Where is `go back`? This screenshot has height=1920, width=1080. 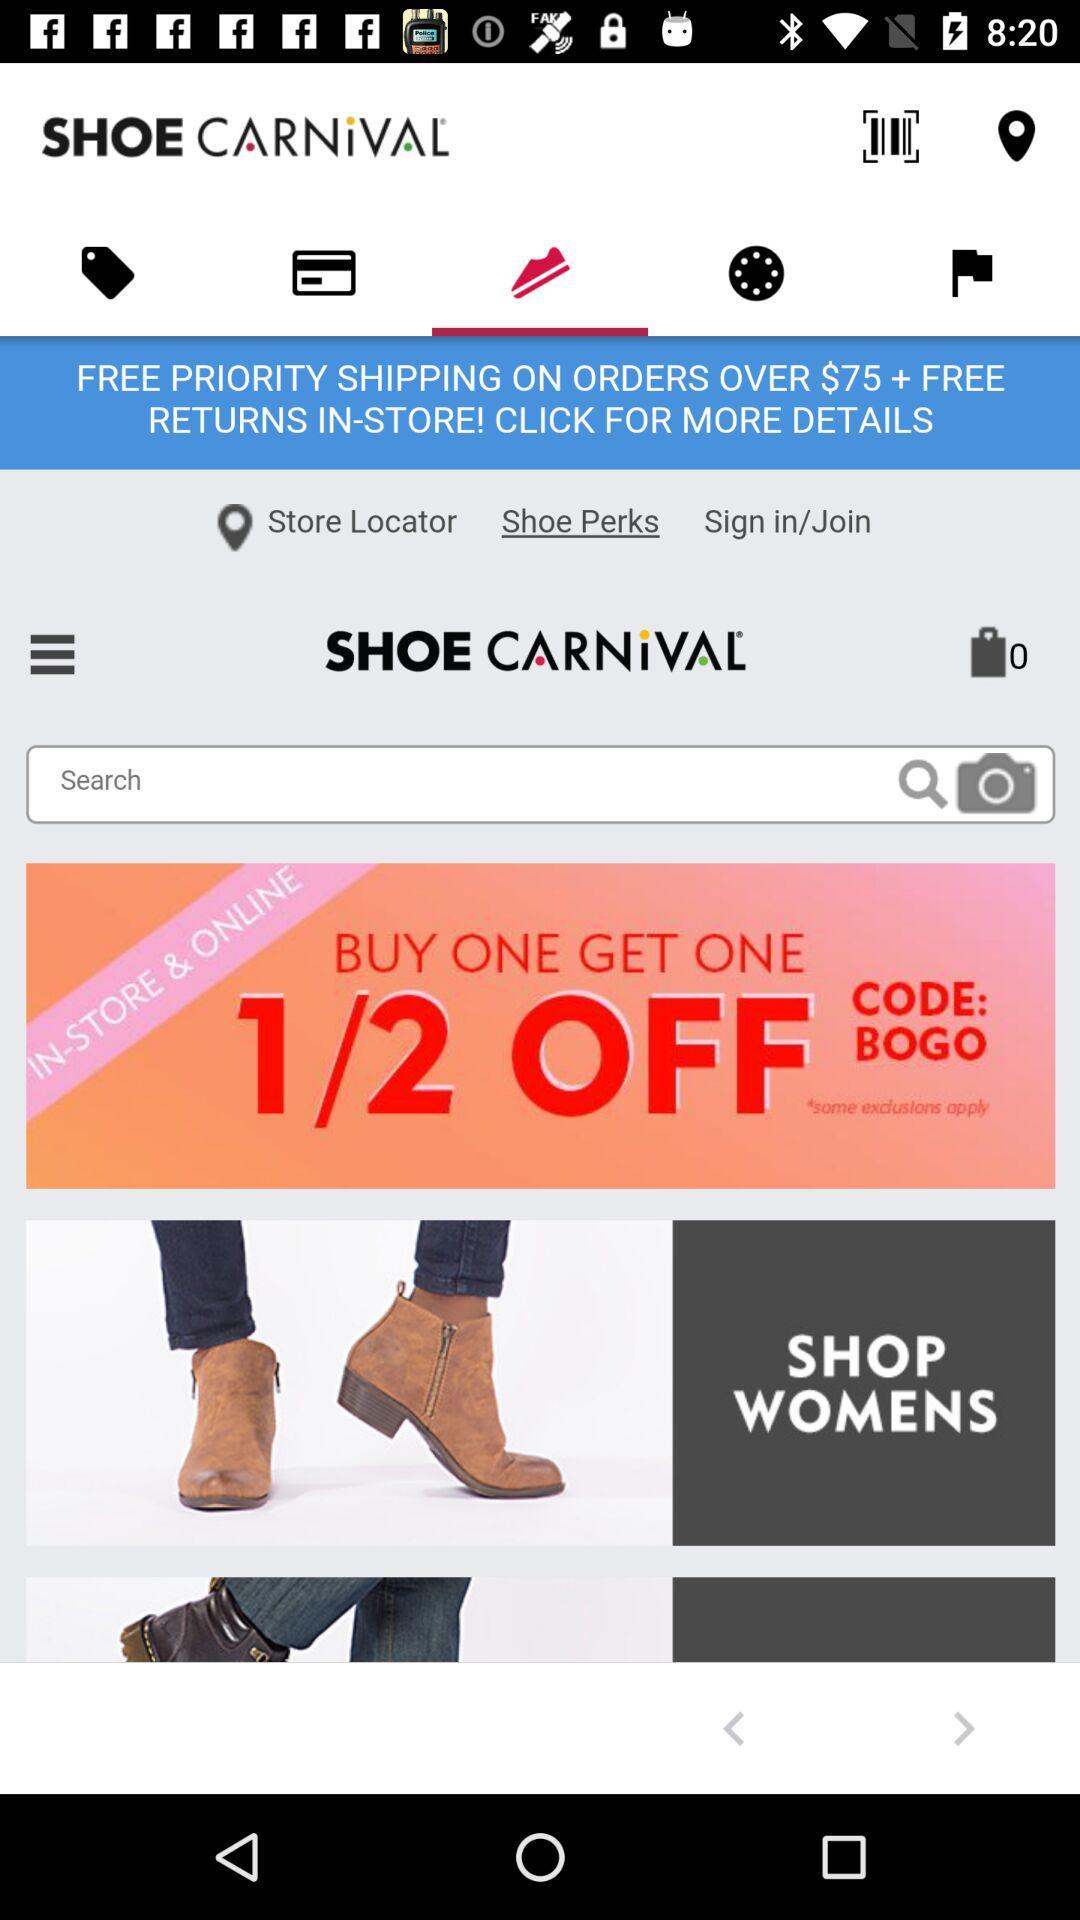
go back is located at coordinates (733, 1727).